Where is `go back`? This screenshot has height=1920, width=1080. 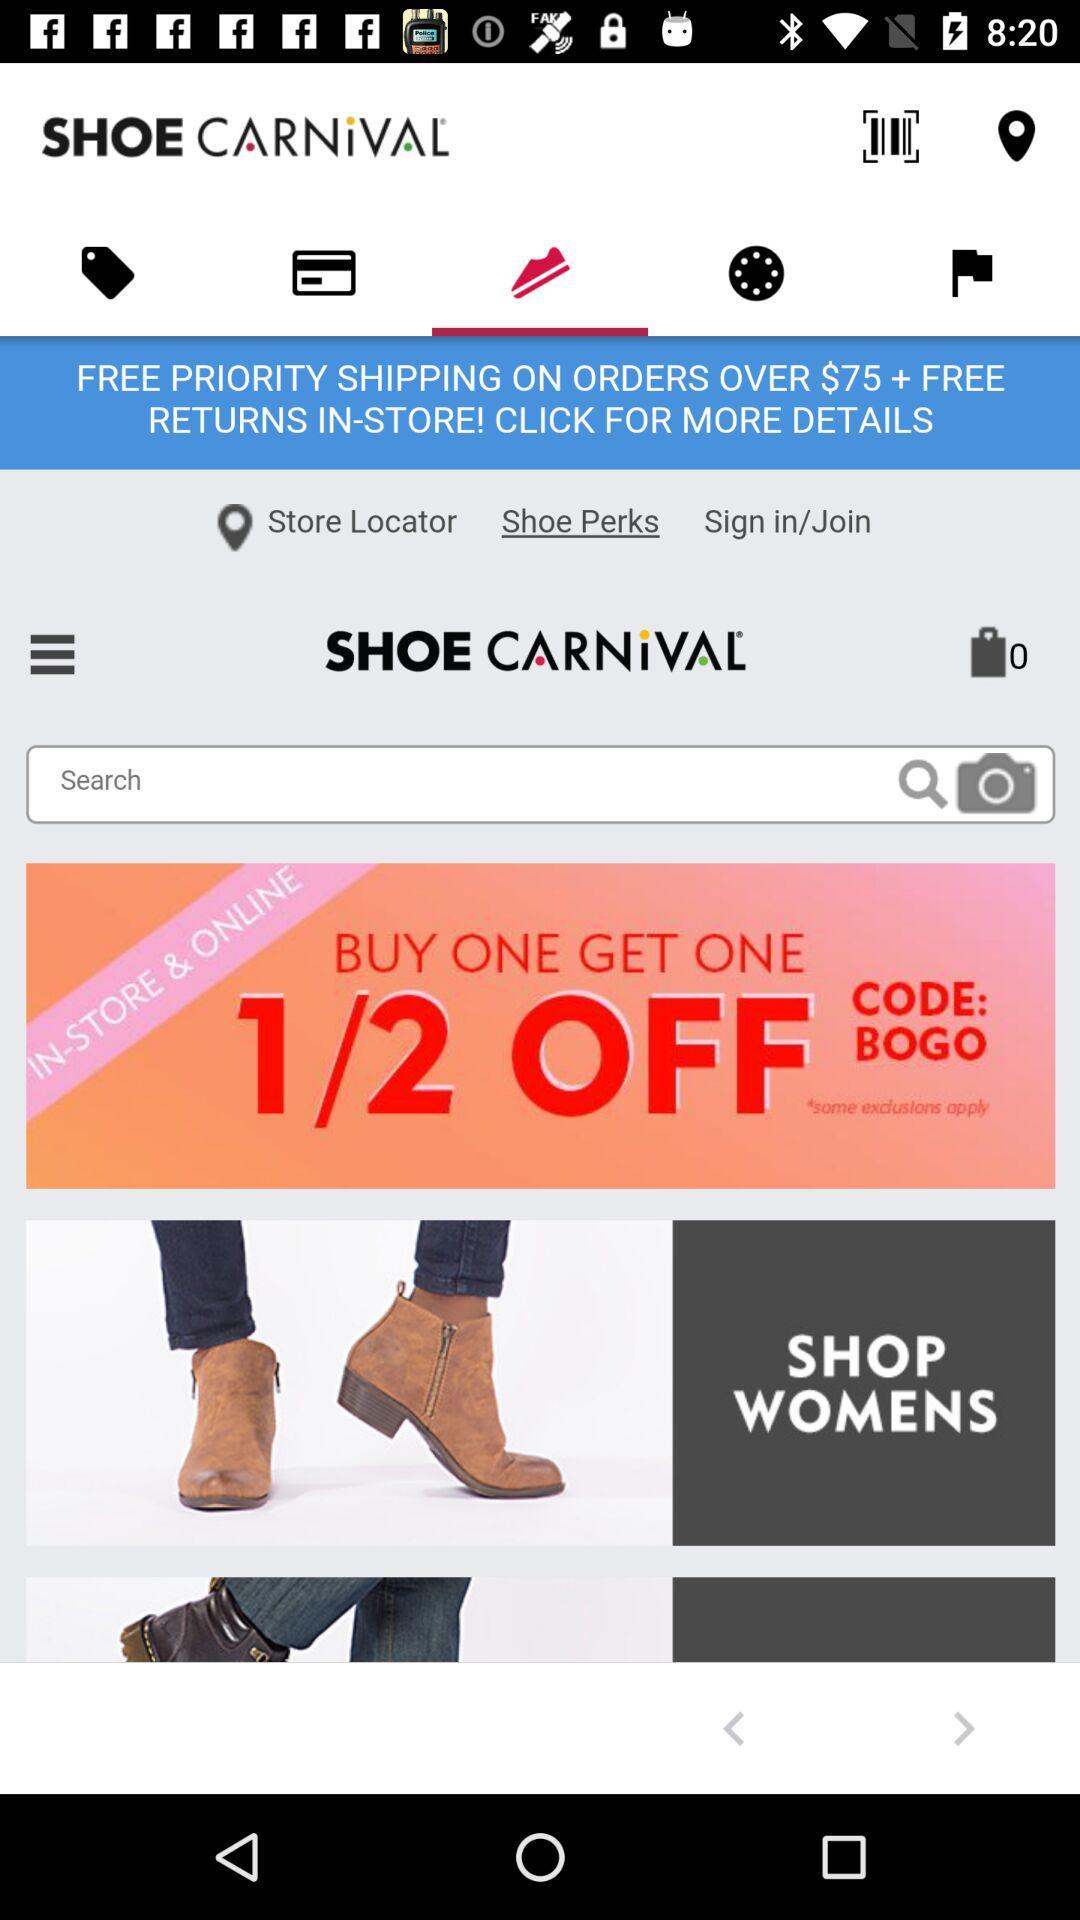
go back is located at coordinates (733, 1727).